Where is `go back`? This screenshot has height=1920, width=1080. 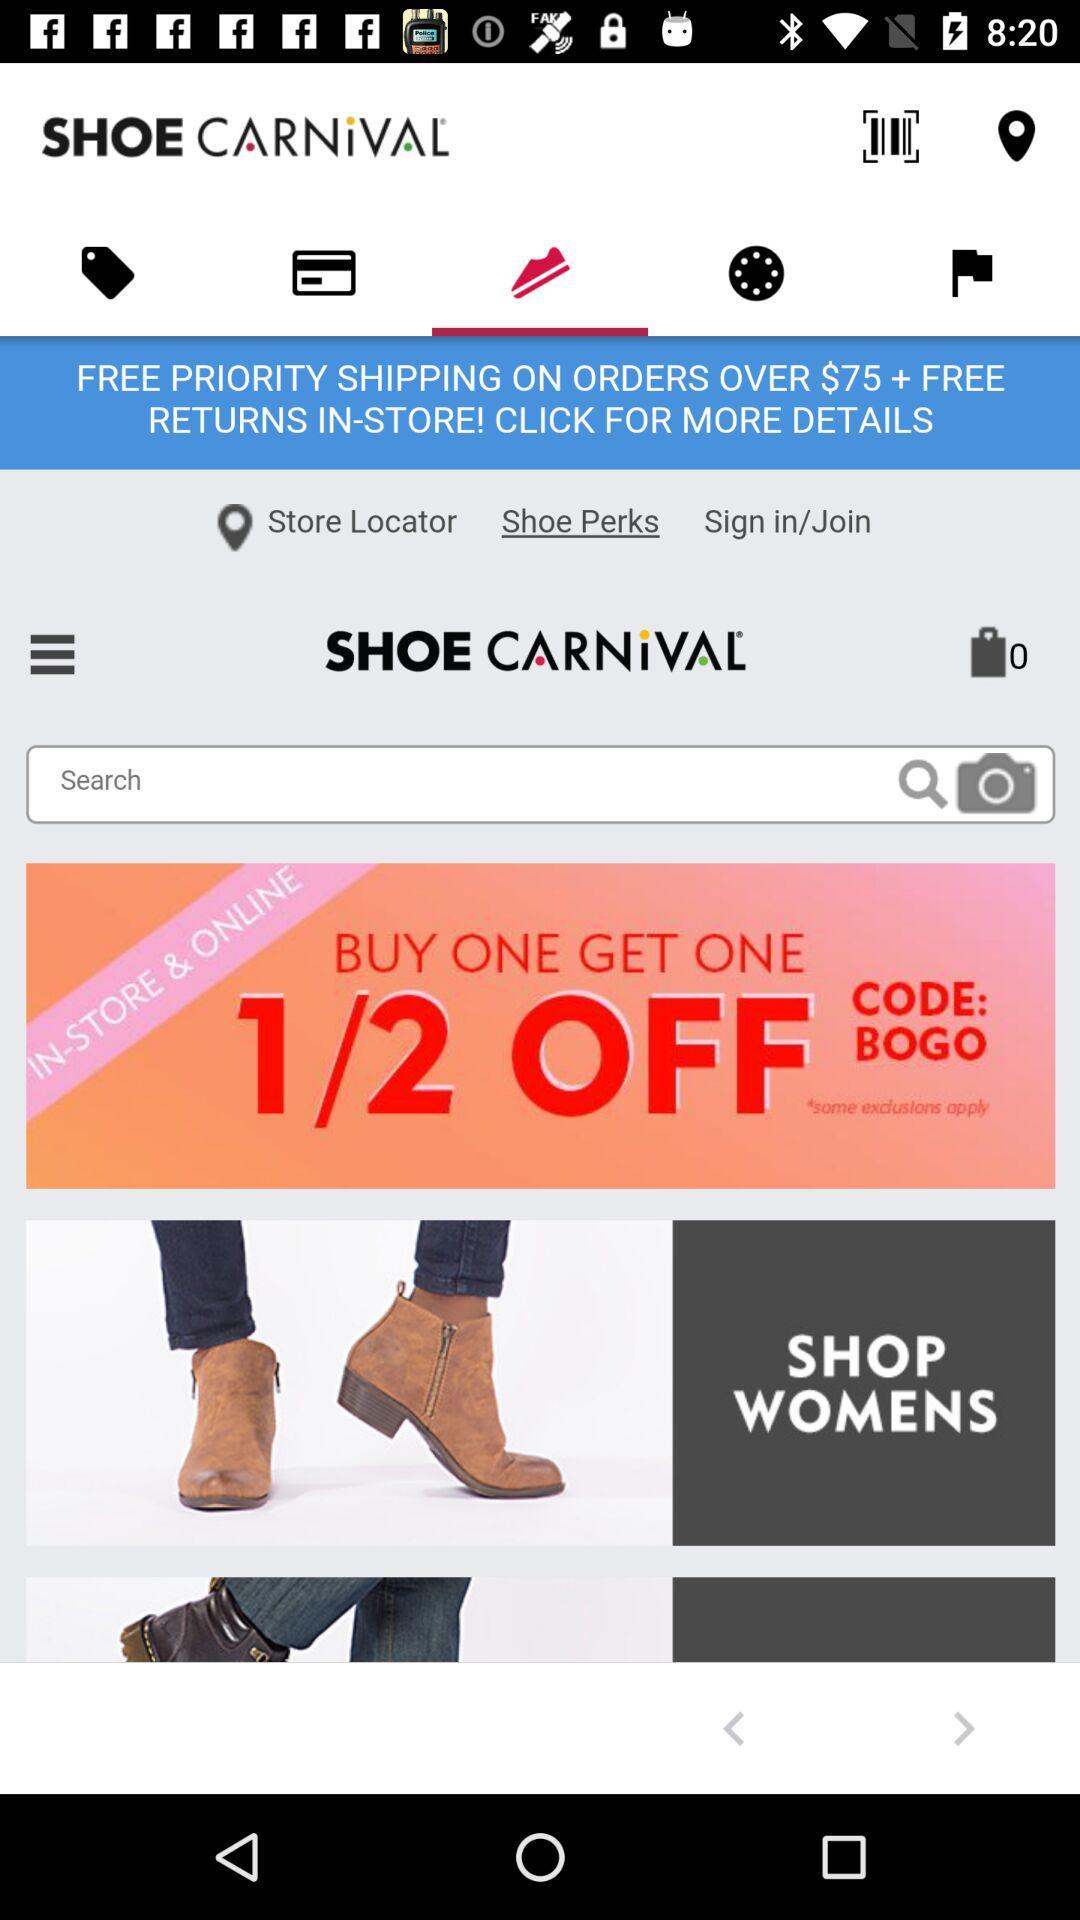
go back is located at coordinates (733, 1727).